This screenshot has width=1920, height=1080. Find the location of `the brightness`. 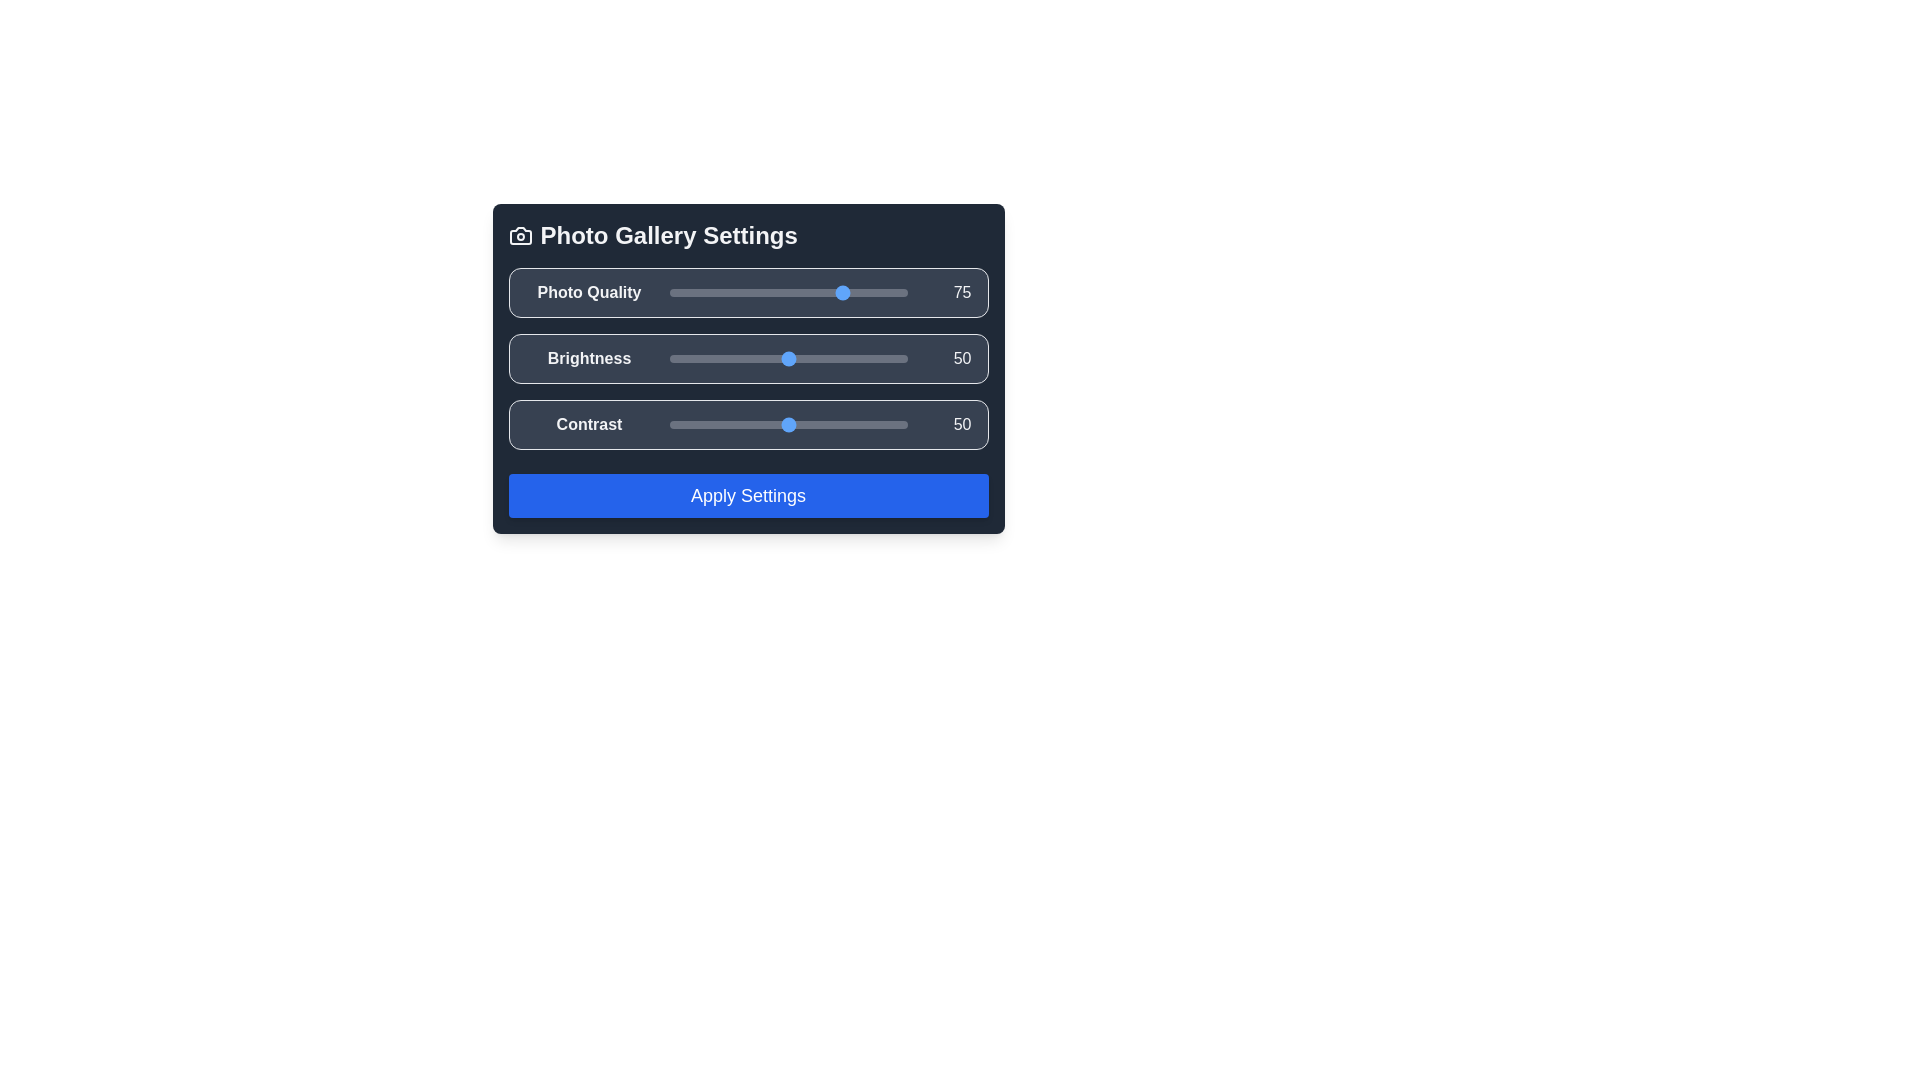

the brightness is located at coordinates (749, 357).